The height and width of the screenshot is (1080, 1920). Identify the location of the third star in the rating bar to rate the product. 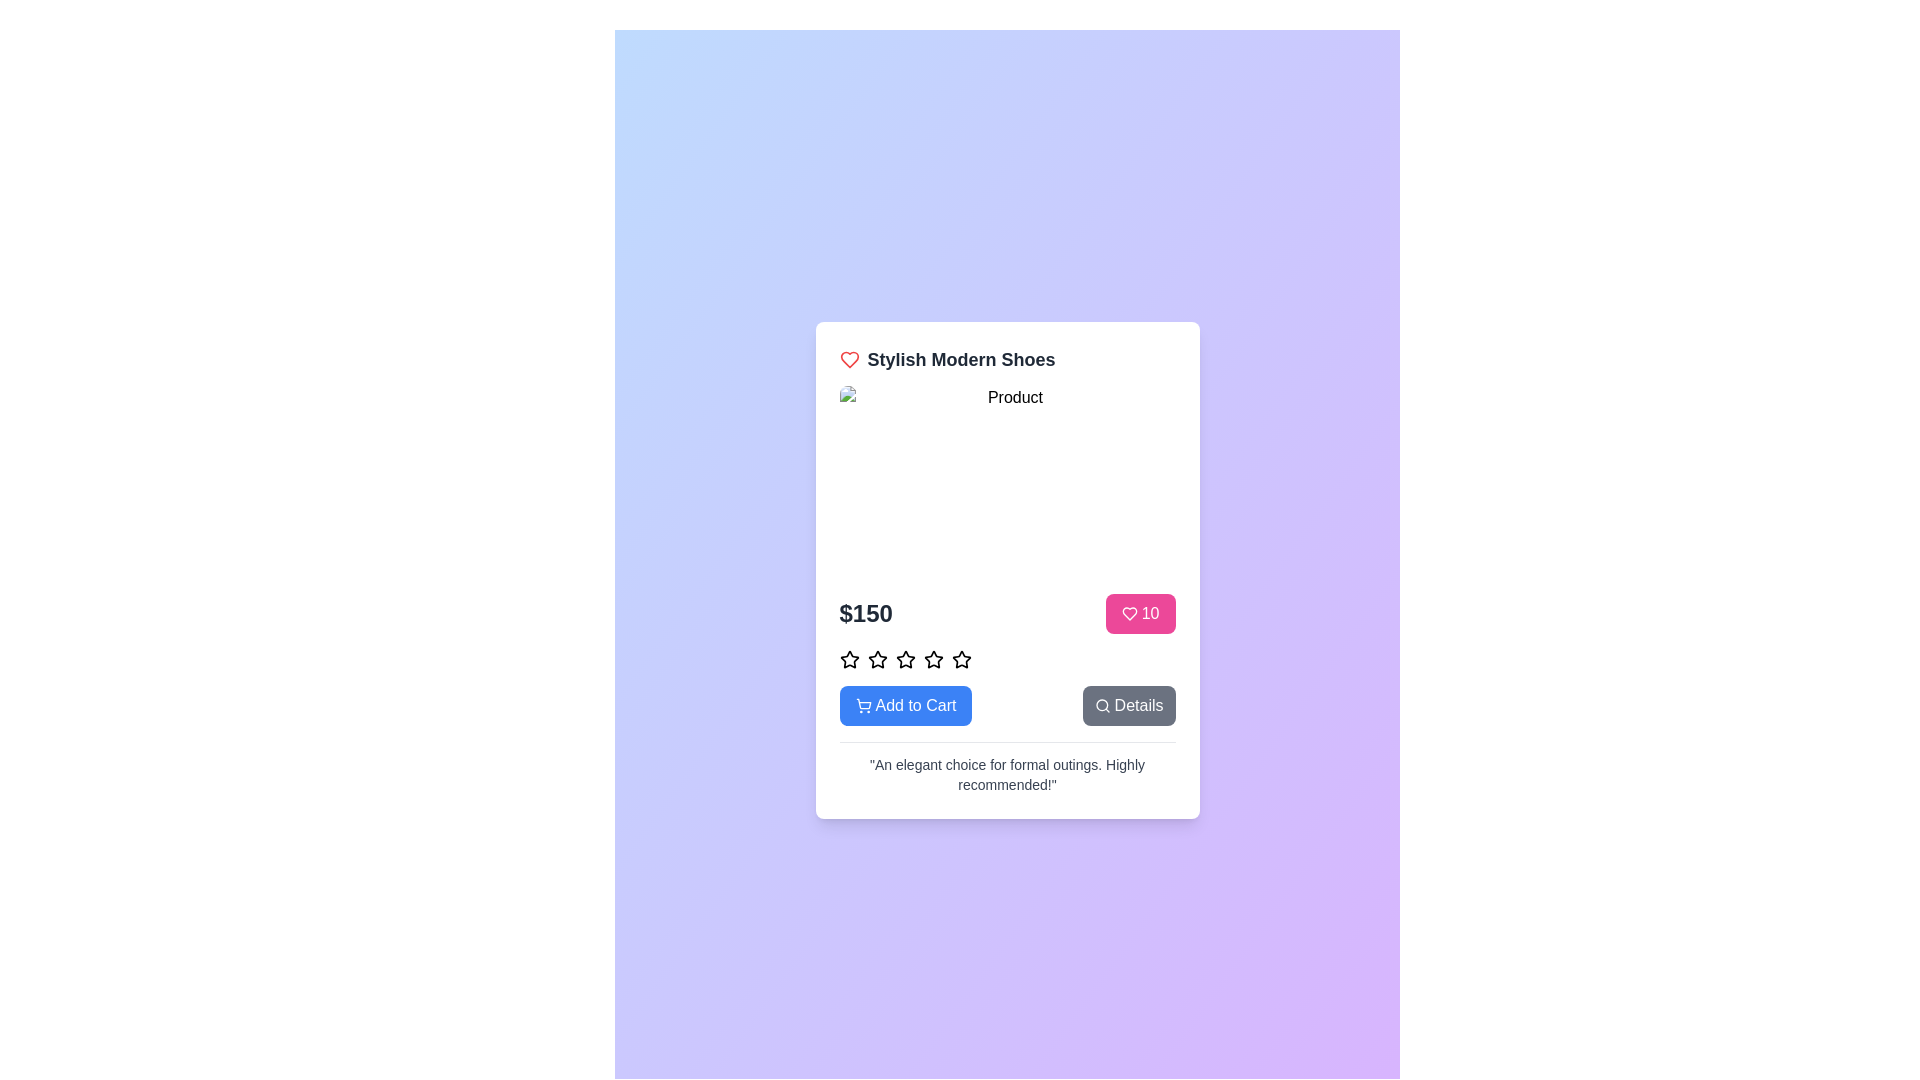
(932, 659).